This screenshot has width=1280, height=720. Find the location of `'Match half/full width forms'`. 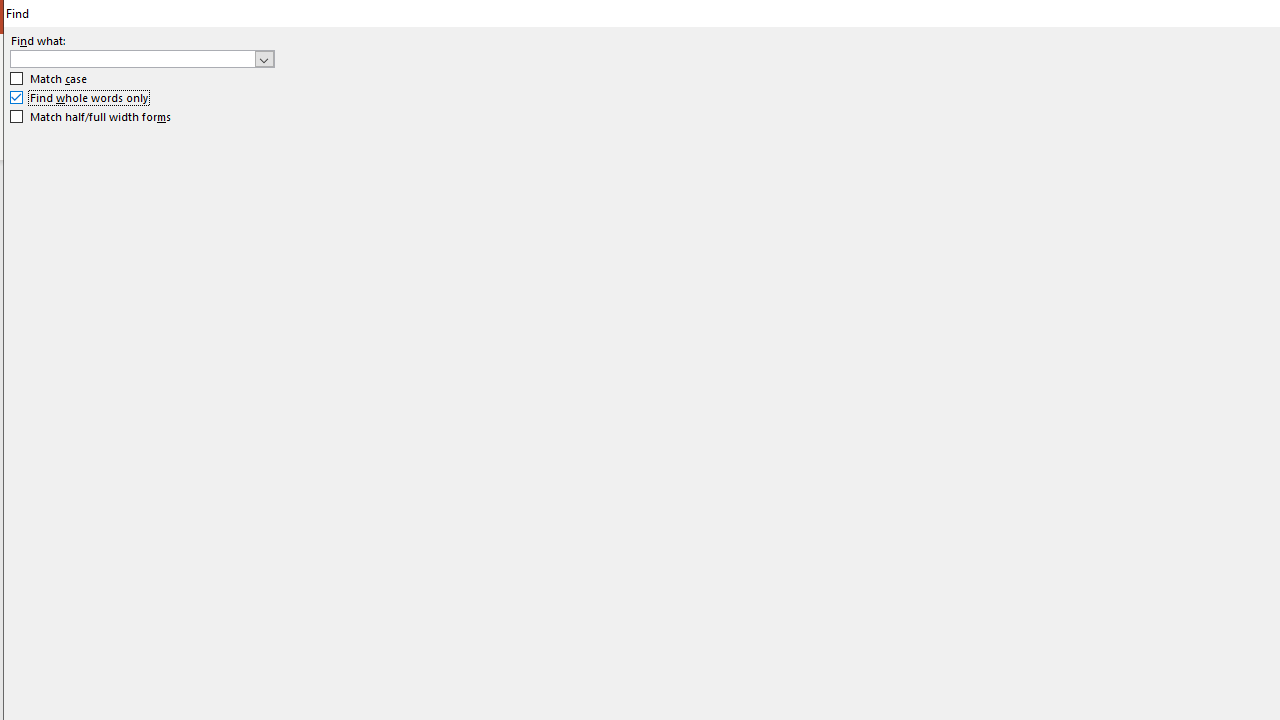

'Match half/full width forms' is located at coordinates (90, 117).